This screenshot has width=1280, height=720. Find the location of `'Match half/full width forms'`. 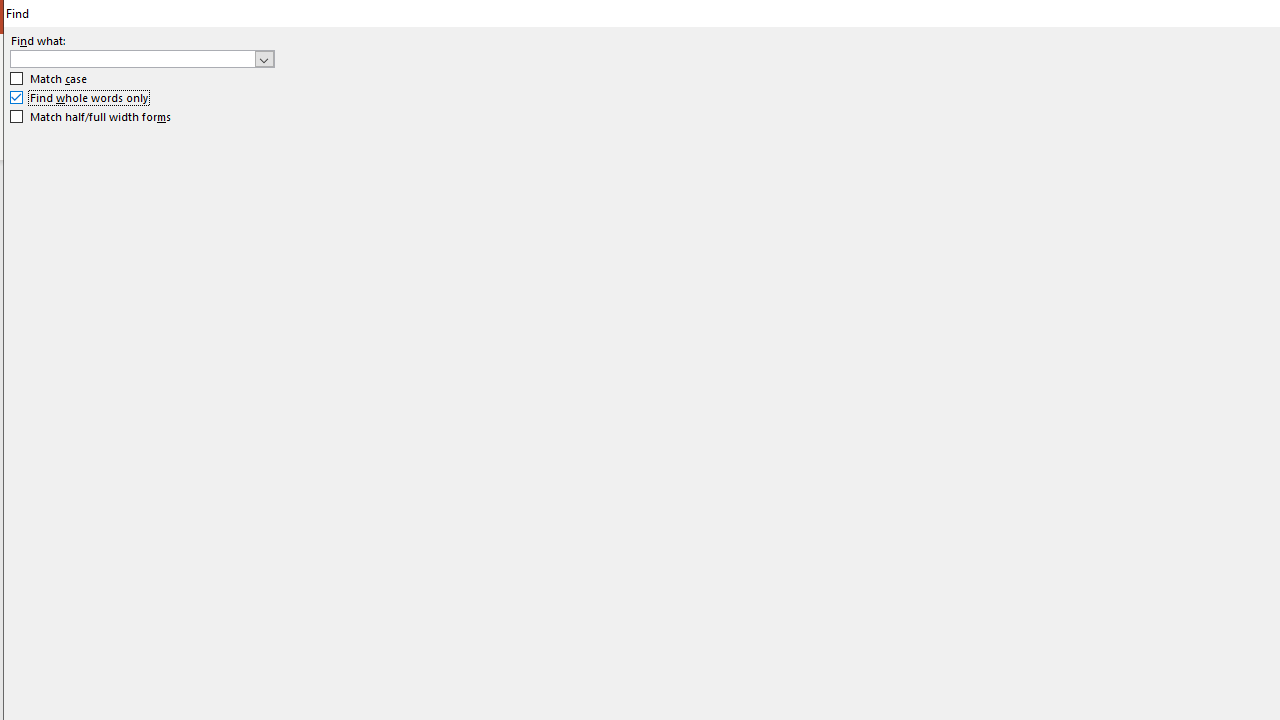

'Match half/full width forms' is located at coordinates (90, 117).